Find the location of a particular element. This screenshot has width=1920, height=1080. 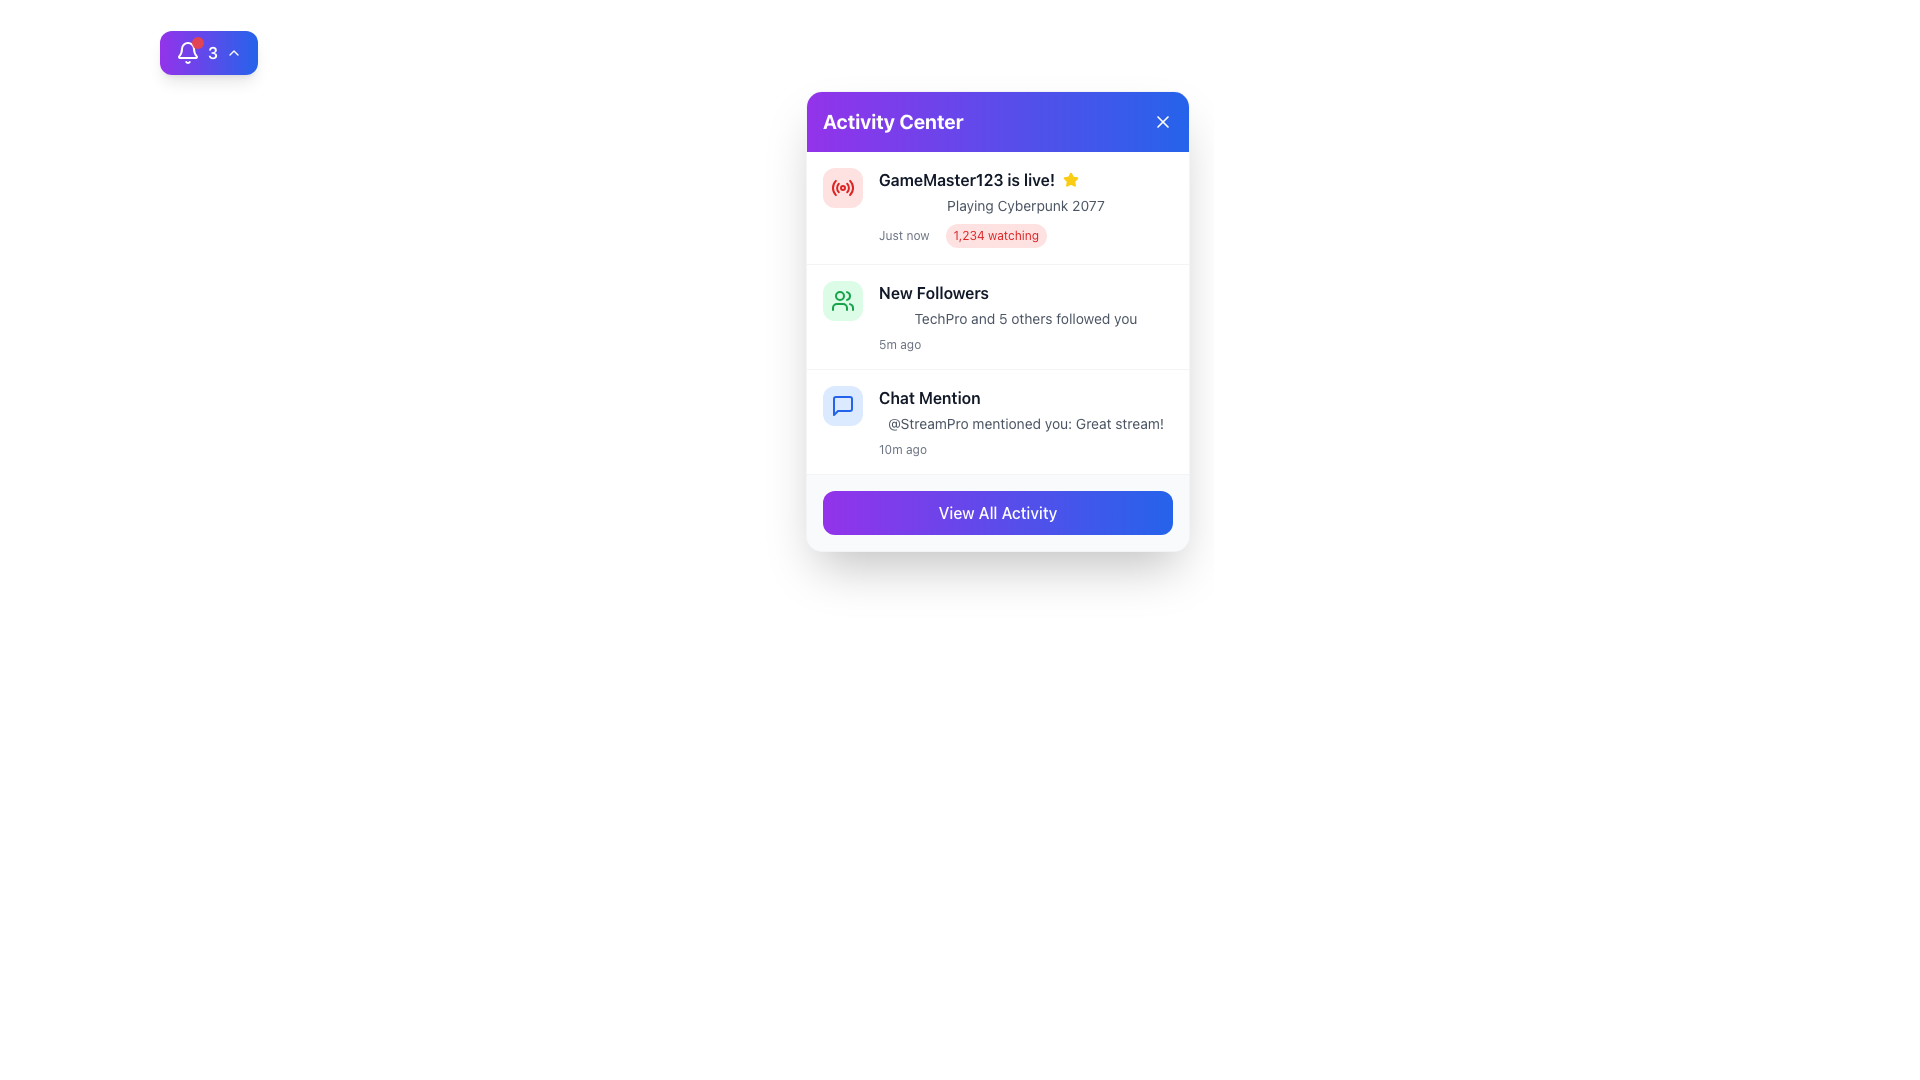

text content of the bold text label displaying 'GameMaster123 is live!' found in the notification card at the top of the 'Activity Center' popup is located at coordinates (966, 180).